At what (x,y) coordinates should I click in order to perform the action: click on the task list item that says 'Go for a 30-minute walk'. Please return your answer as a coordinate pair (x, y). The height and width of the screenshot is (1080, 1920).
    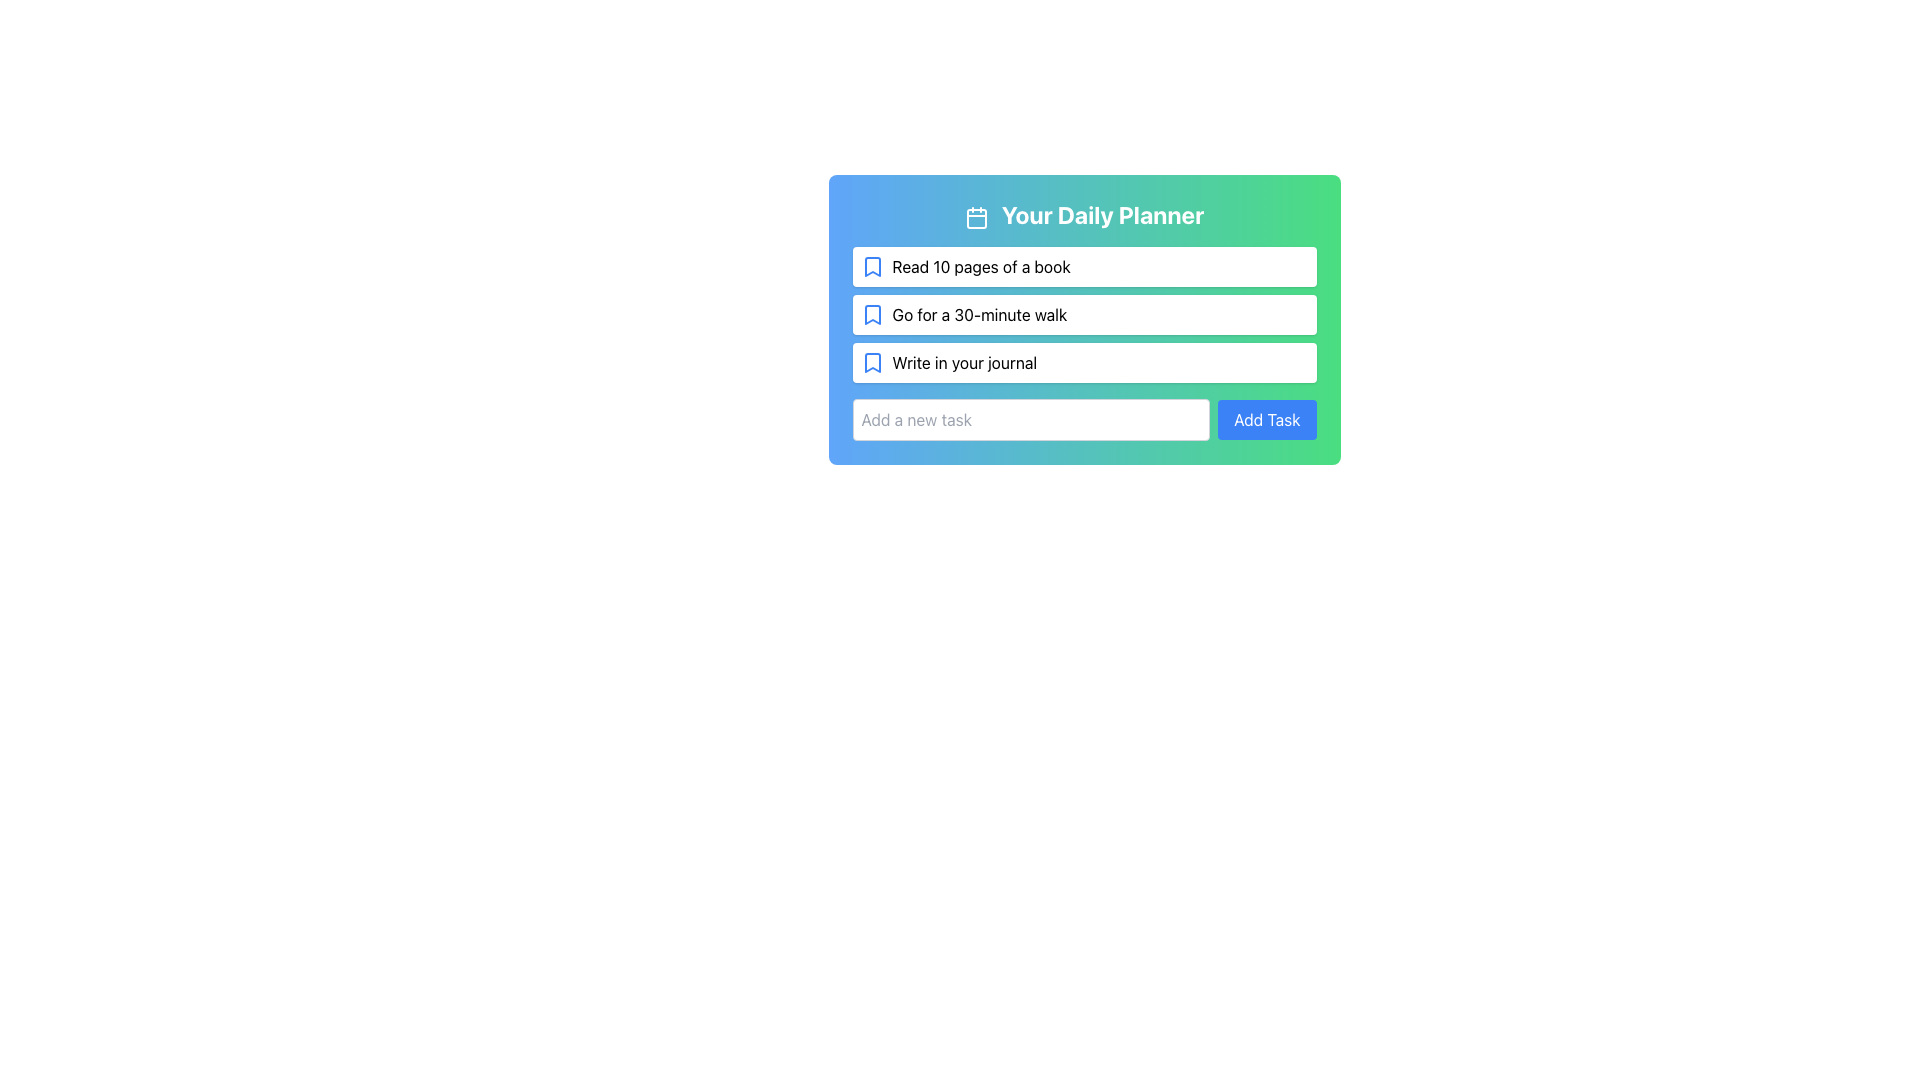
    Looking at the image, I should click on (1083, 315).